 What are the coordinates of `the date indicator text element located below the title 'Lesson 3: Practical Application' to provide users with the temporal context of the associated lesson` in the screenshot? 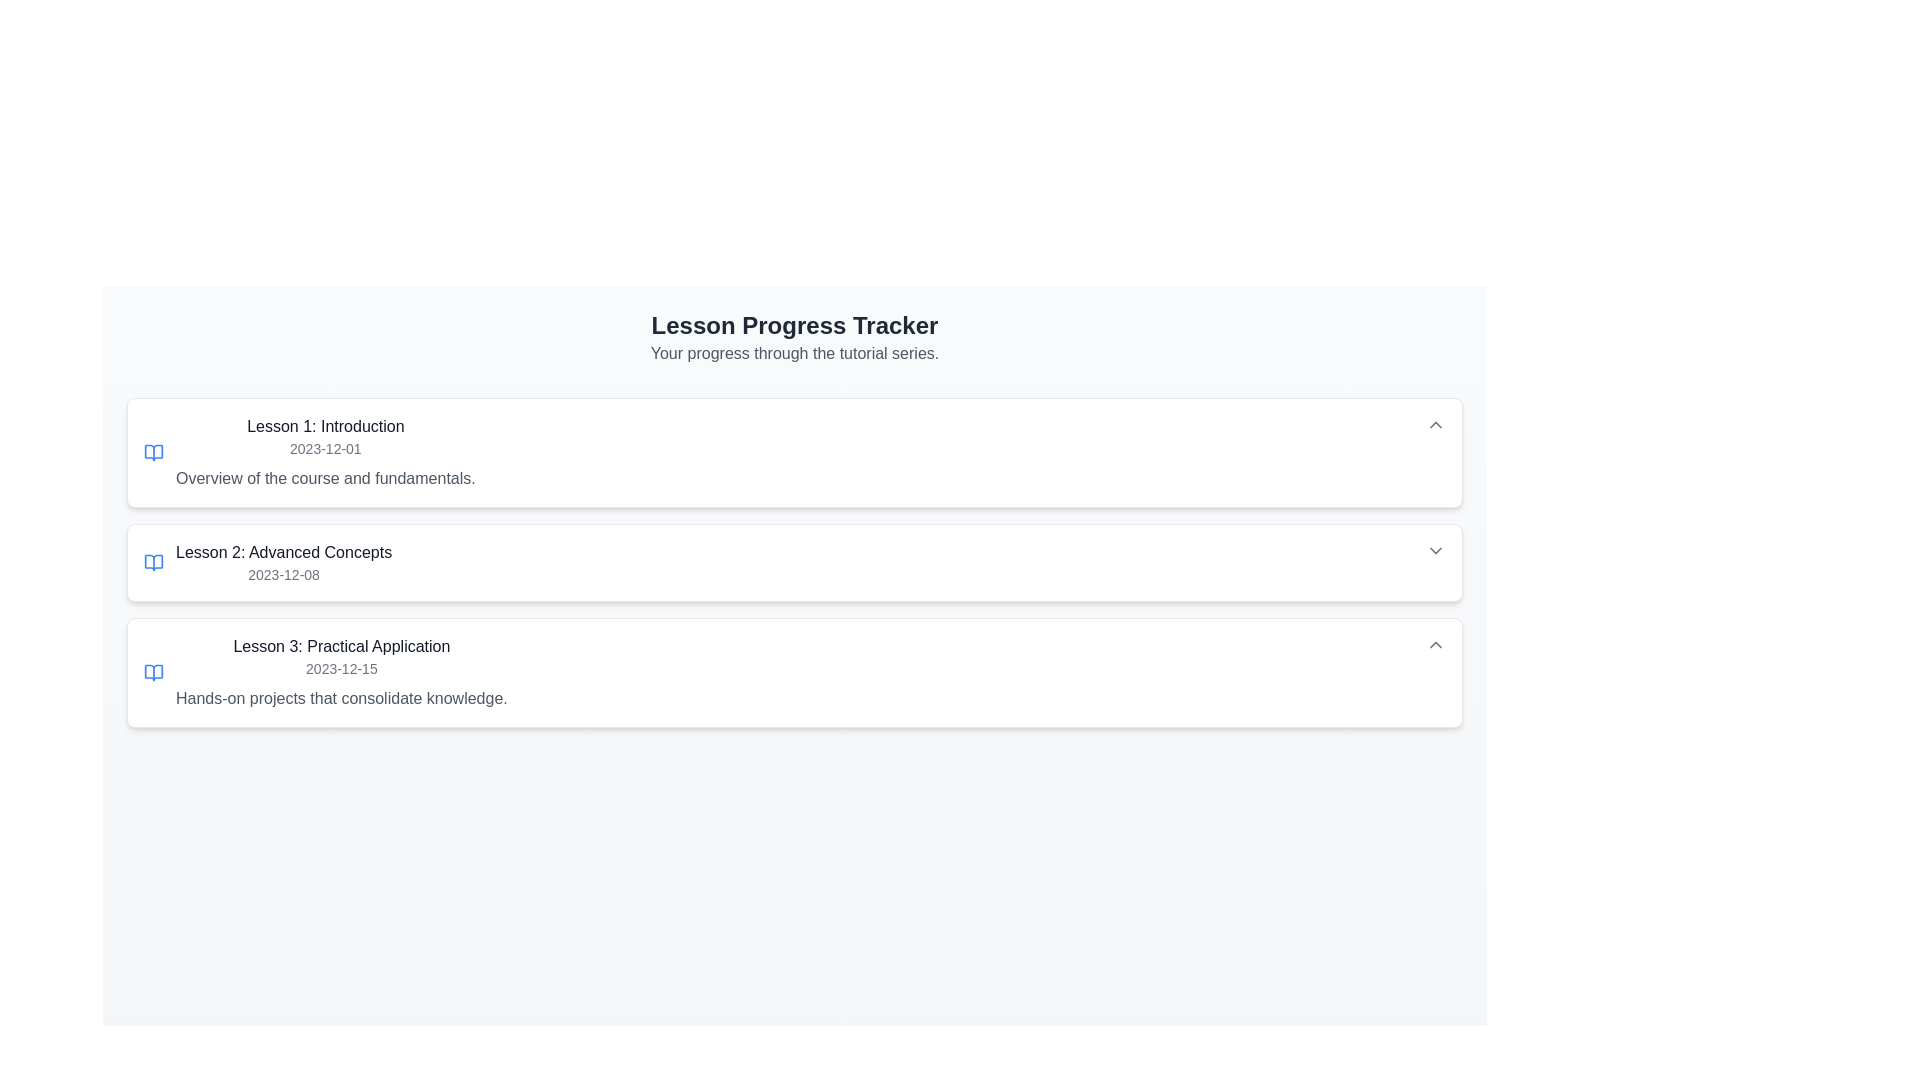 It's located at (341, 668).